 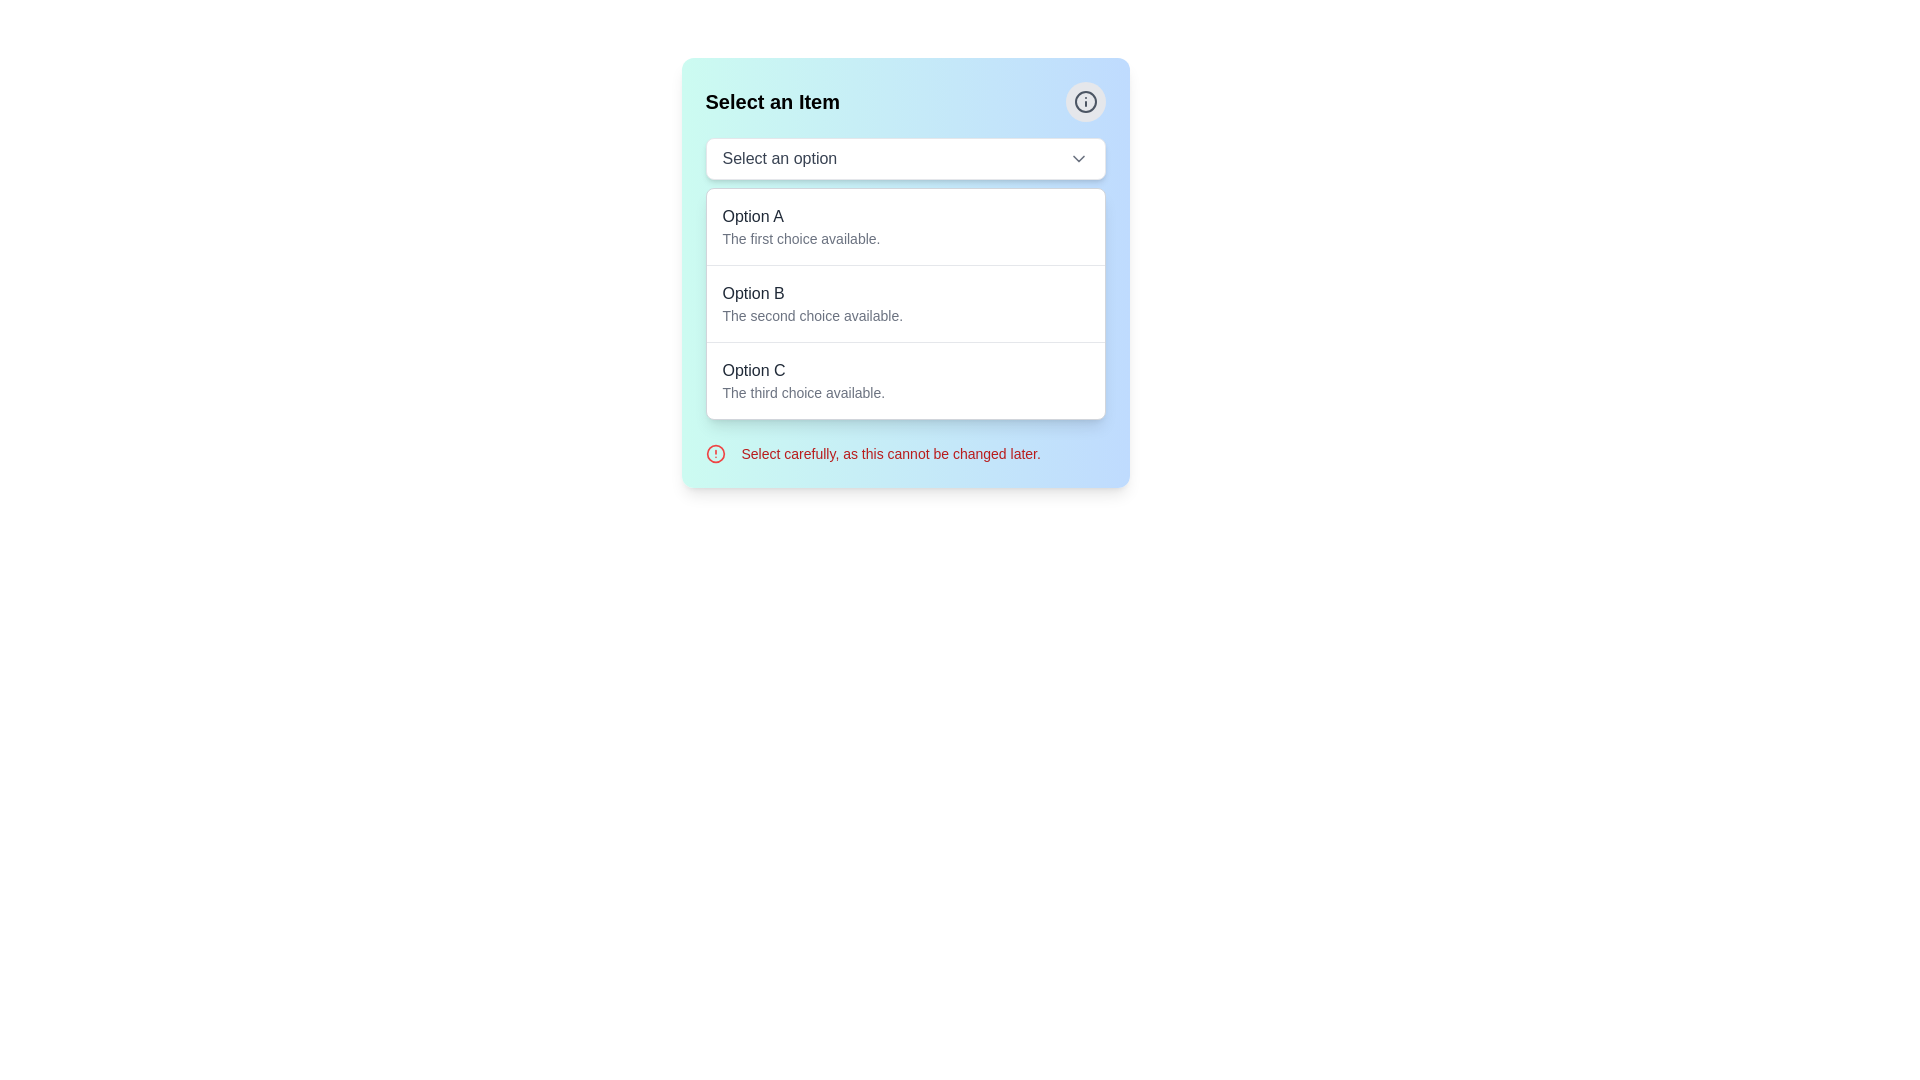 What do you see at coordinates (904, 226) in the screenshot?
I see `the first option item labeled 'Option A'` at bounding box center [904, 226].